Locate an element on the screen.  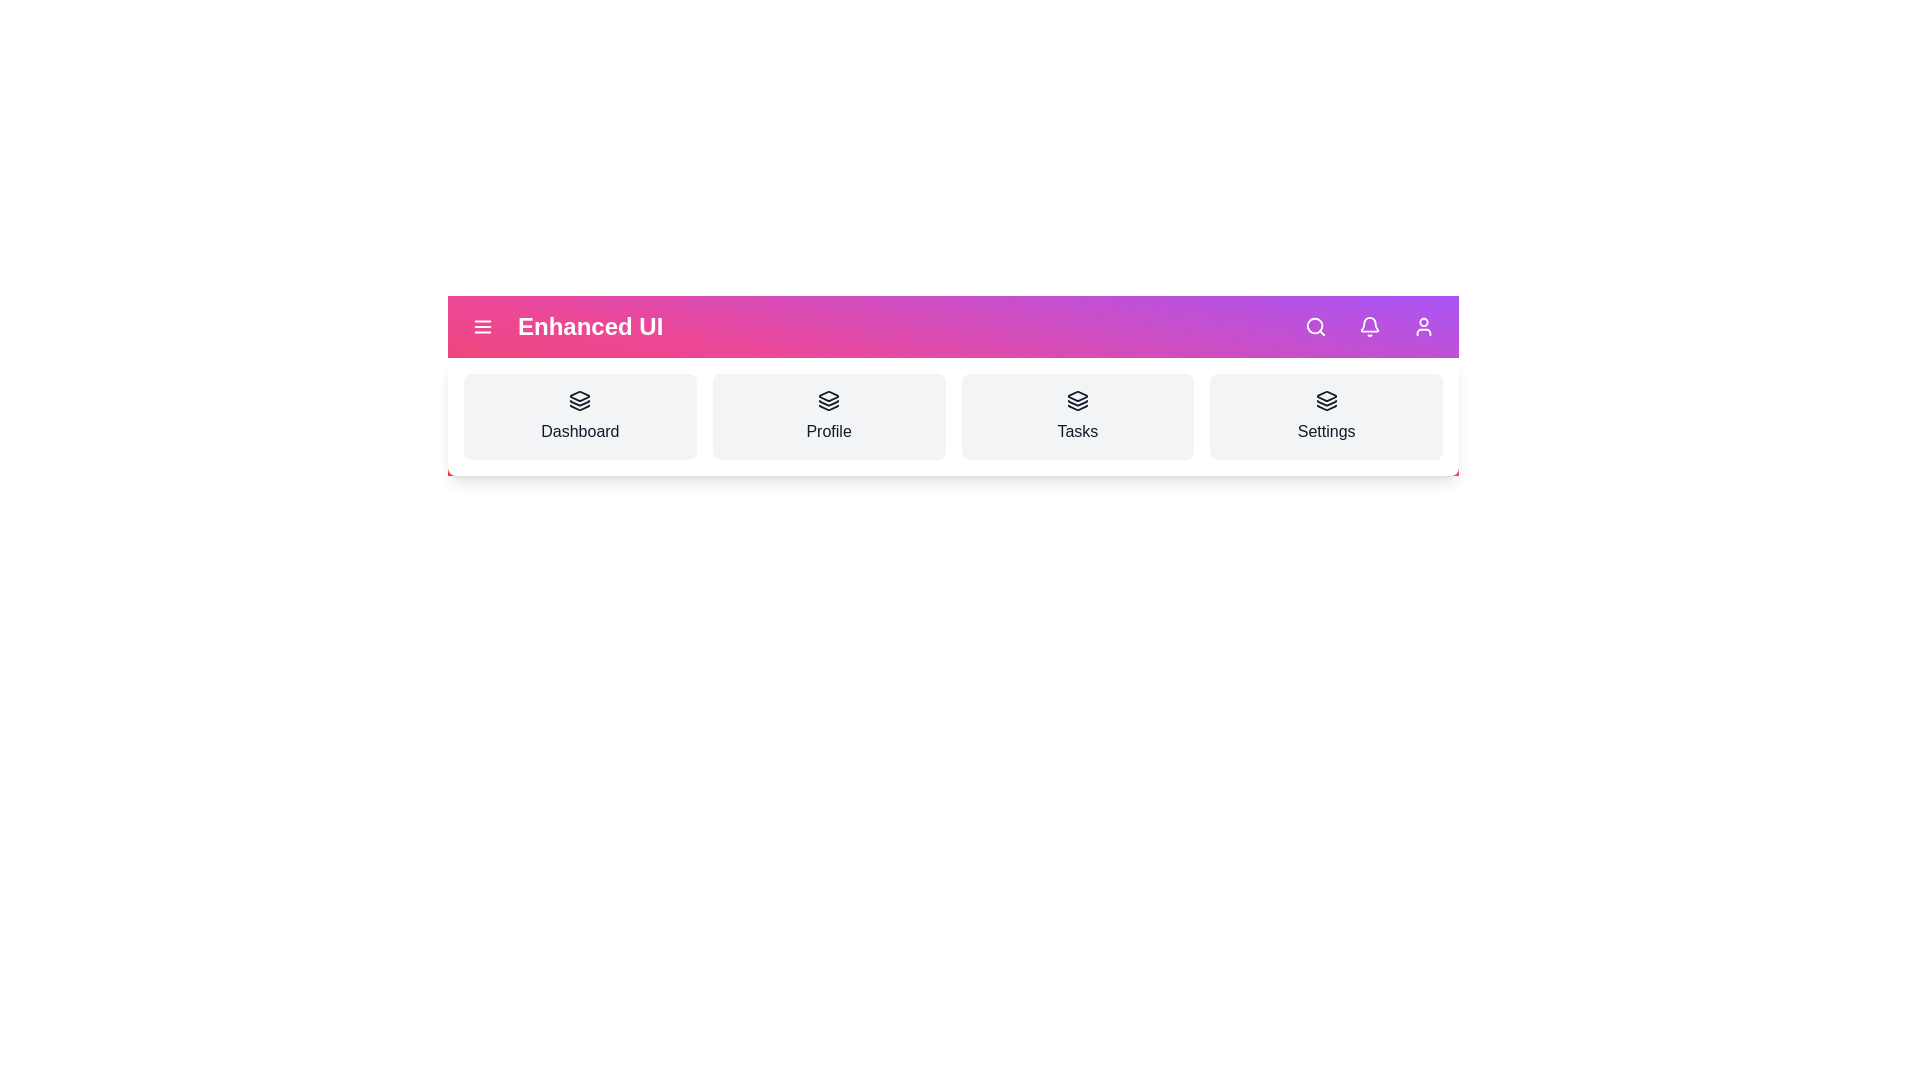
the interactive element menu_button is located at coordinates (483, 326).